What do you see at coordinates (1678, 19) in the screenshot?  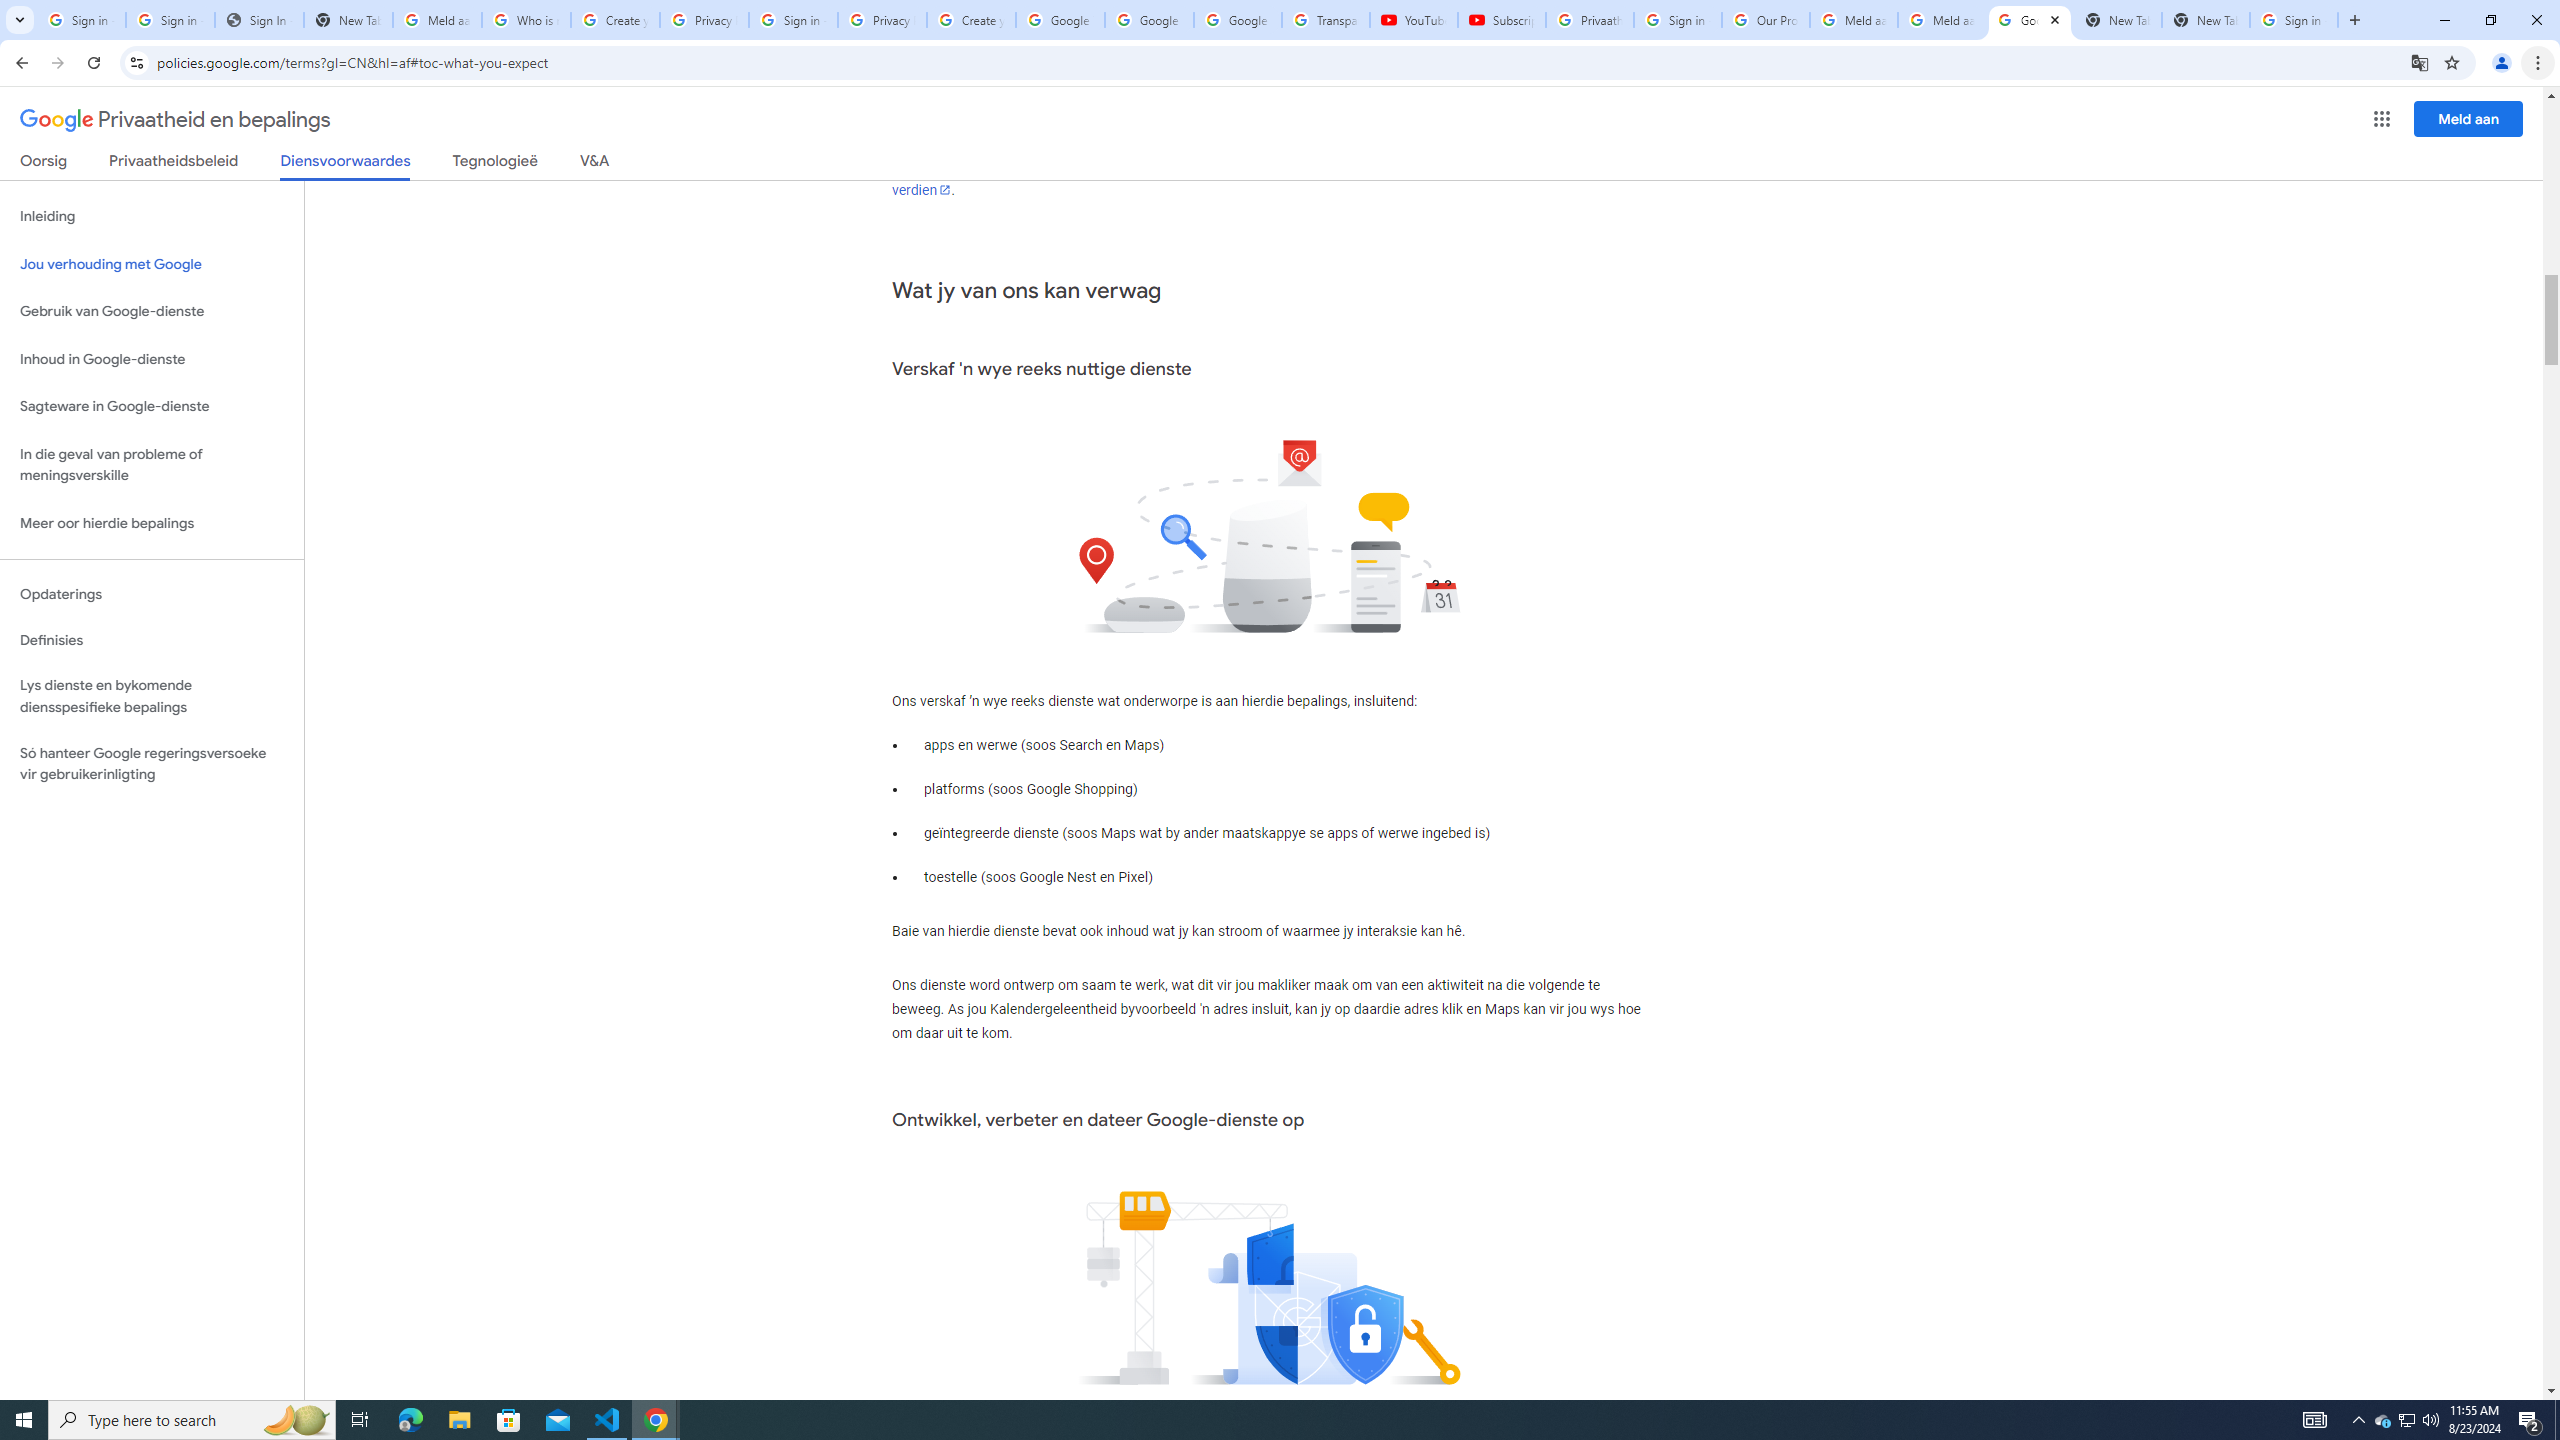 I see `'Sign in - Google Accounts'` at bounding box center [1678, 19].